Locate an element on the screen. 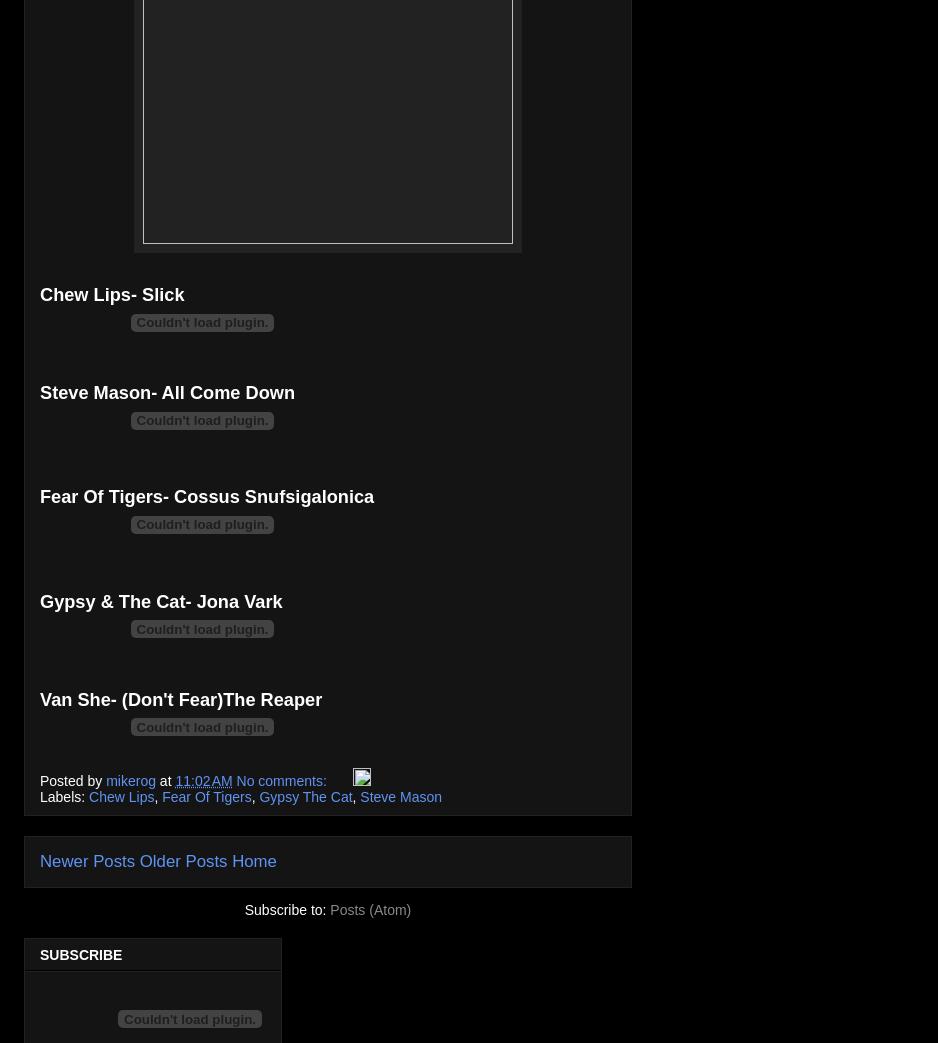 The image size is (938, 1043). 'Older Posts' is located at coordinates (182, 860).